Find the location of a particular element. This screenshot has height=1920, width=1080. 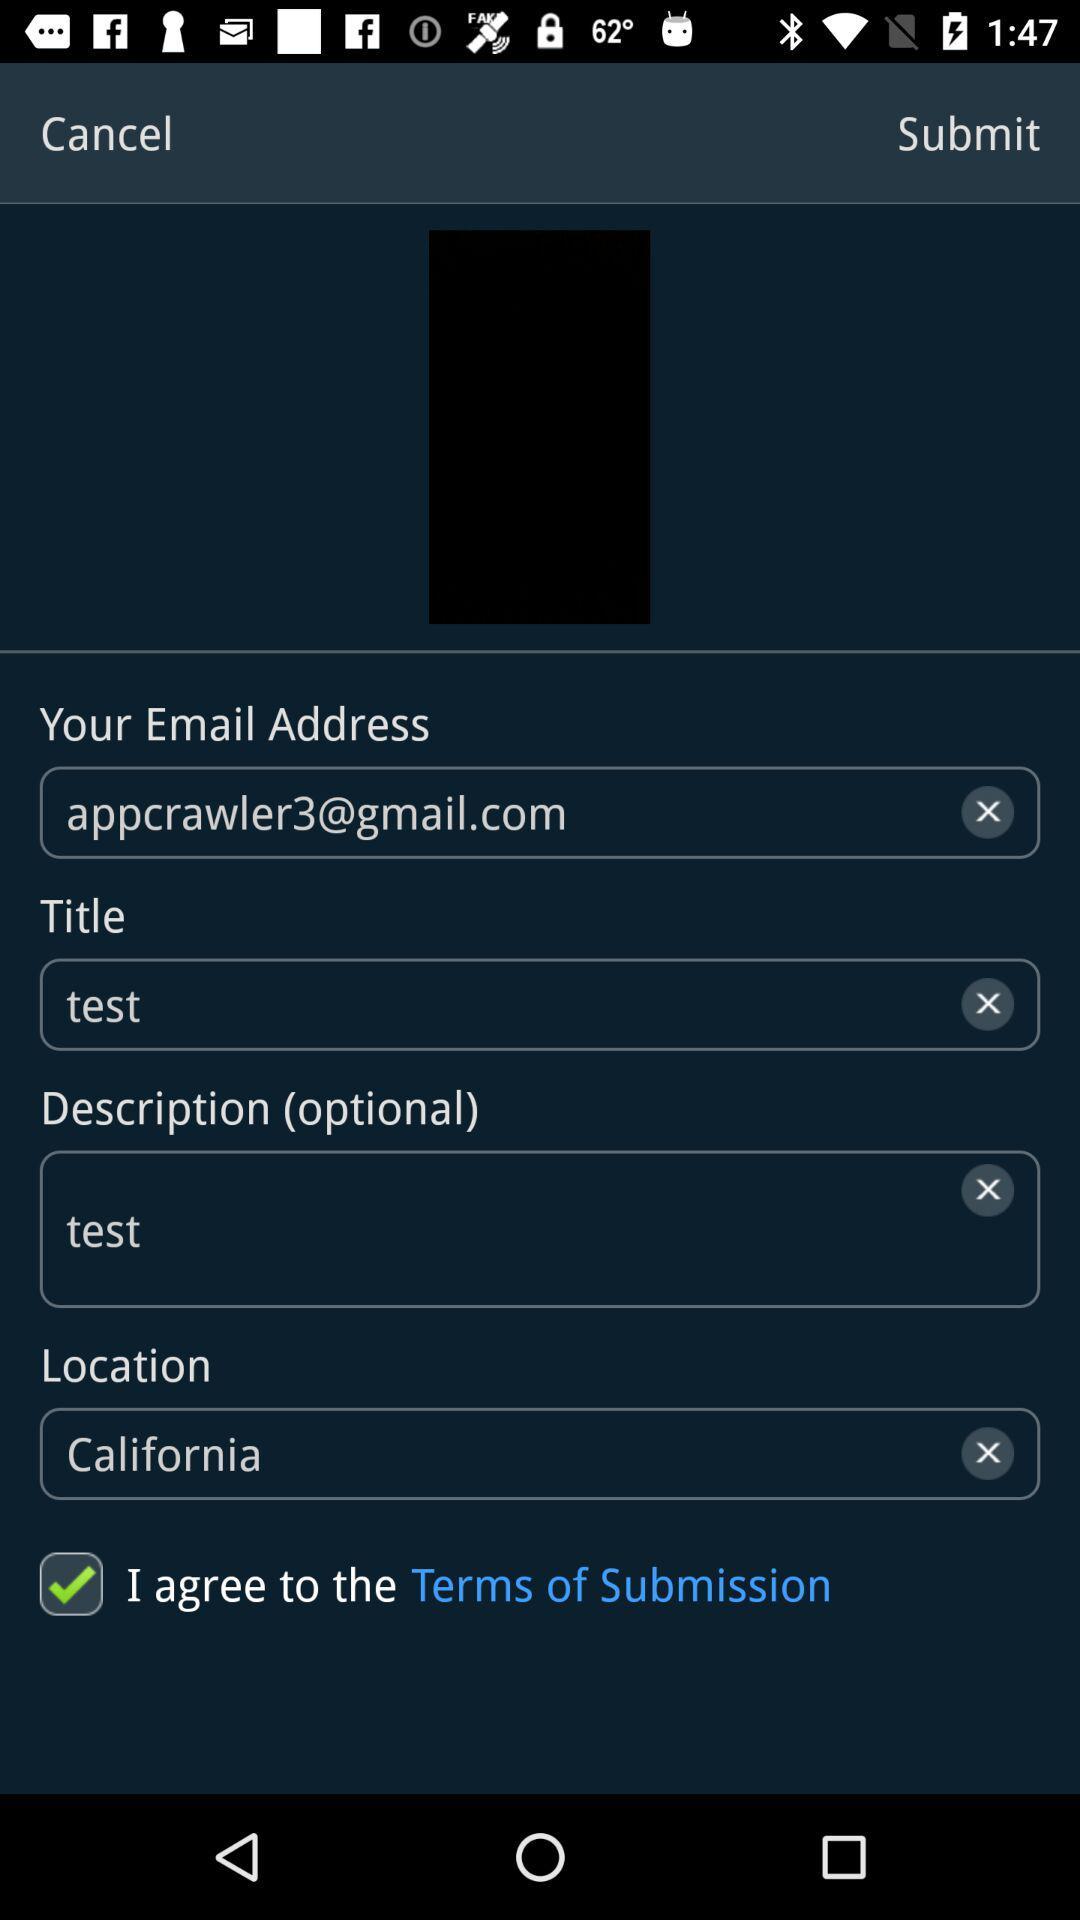

the close icon is located at coordinates (986, 812).